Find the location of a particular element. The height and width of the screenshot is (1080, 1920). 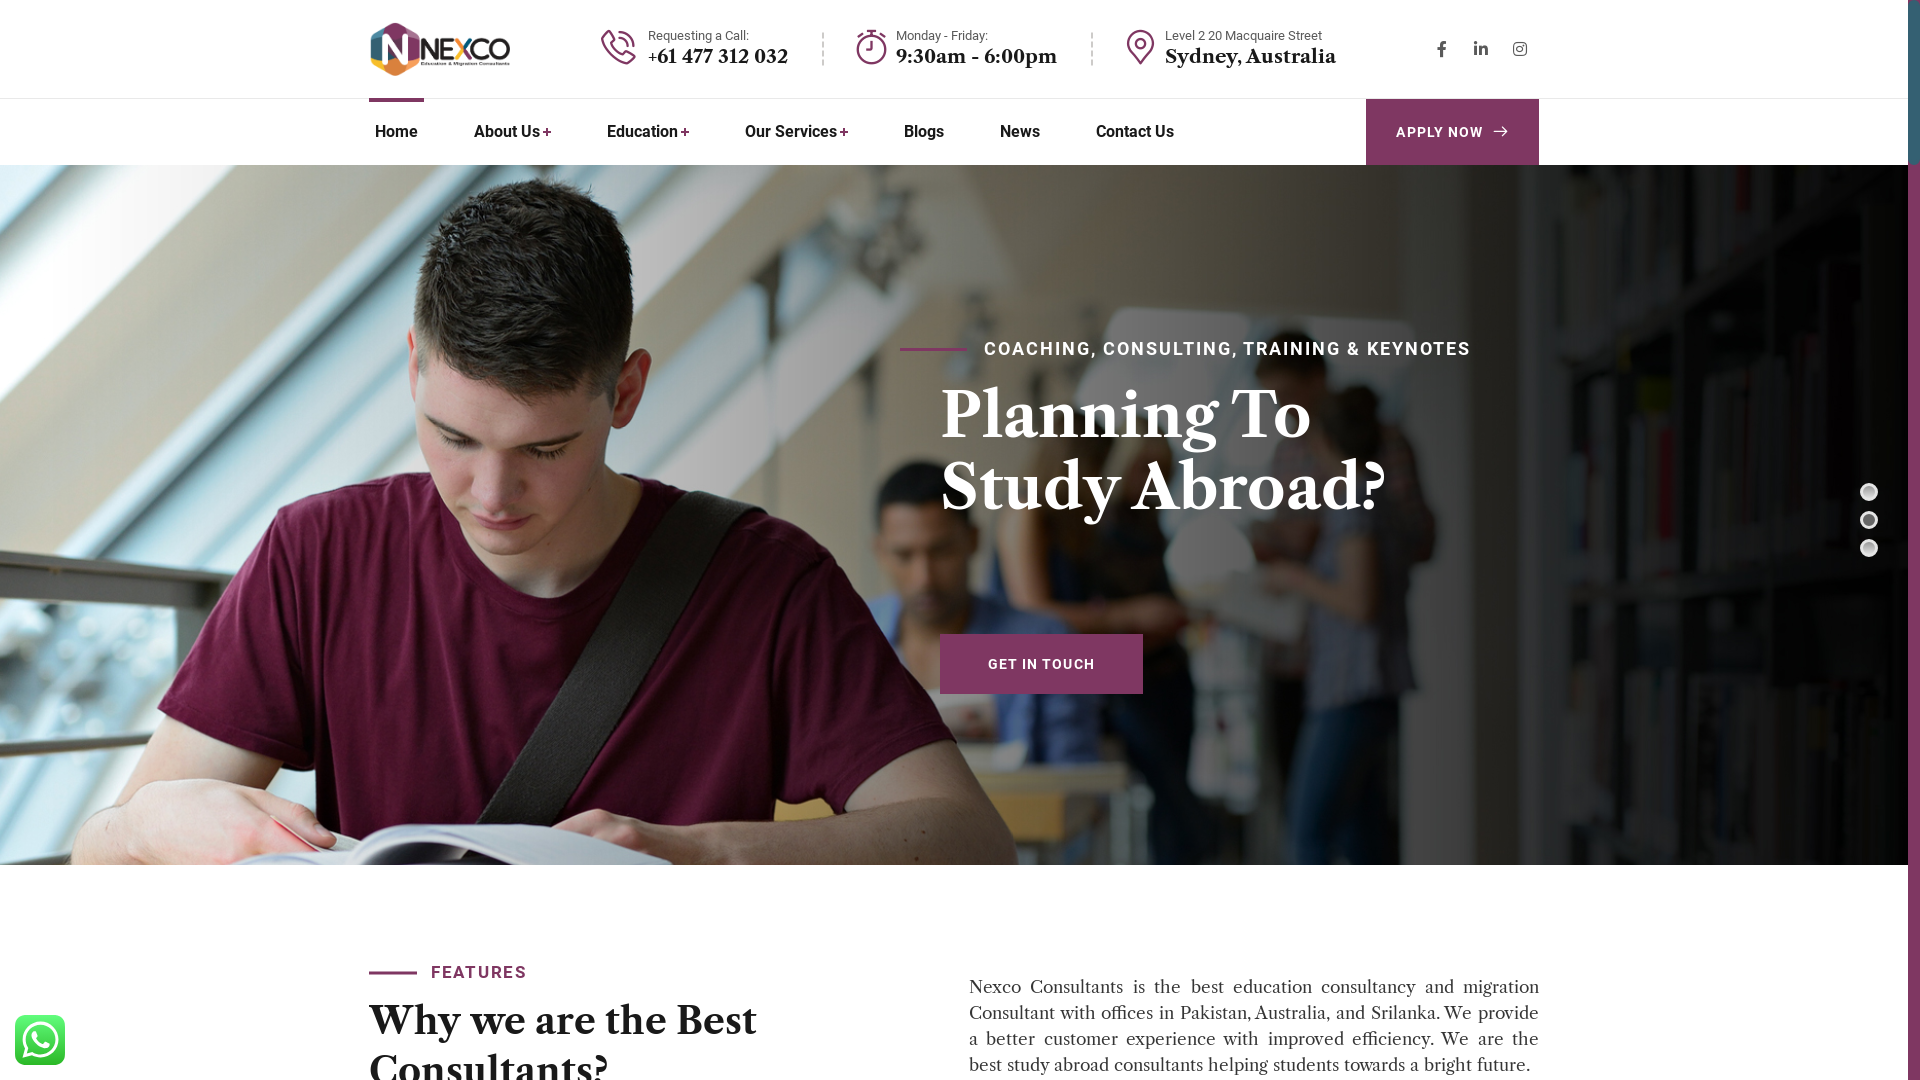

'About Us' is located at coordinates (512, 131).